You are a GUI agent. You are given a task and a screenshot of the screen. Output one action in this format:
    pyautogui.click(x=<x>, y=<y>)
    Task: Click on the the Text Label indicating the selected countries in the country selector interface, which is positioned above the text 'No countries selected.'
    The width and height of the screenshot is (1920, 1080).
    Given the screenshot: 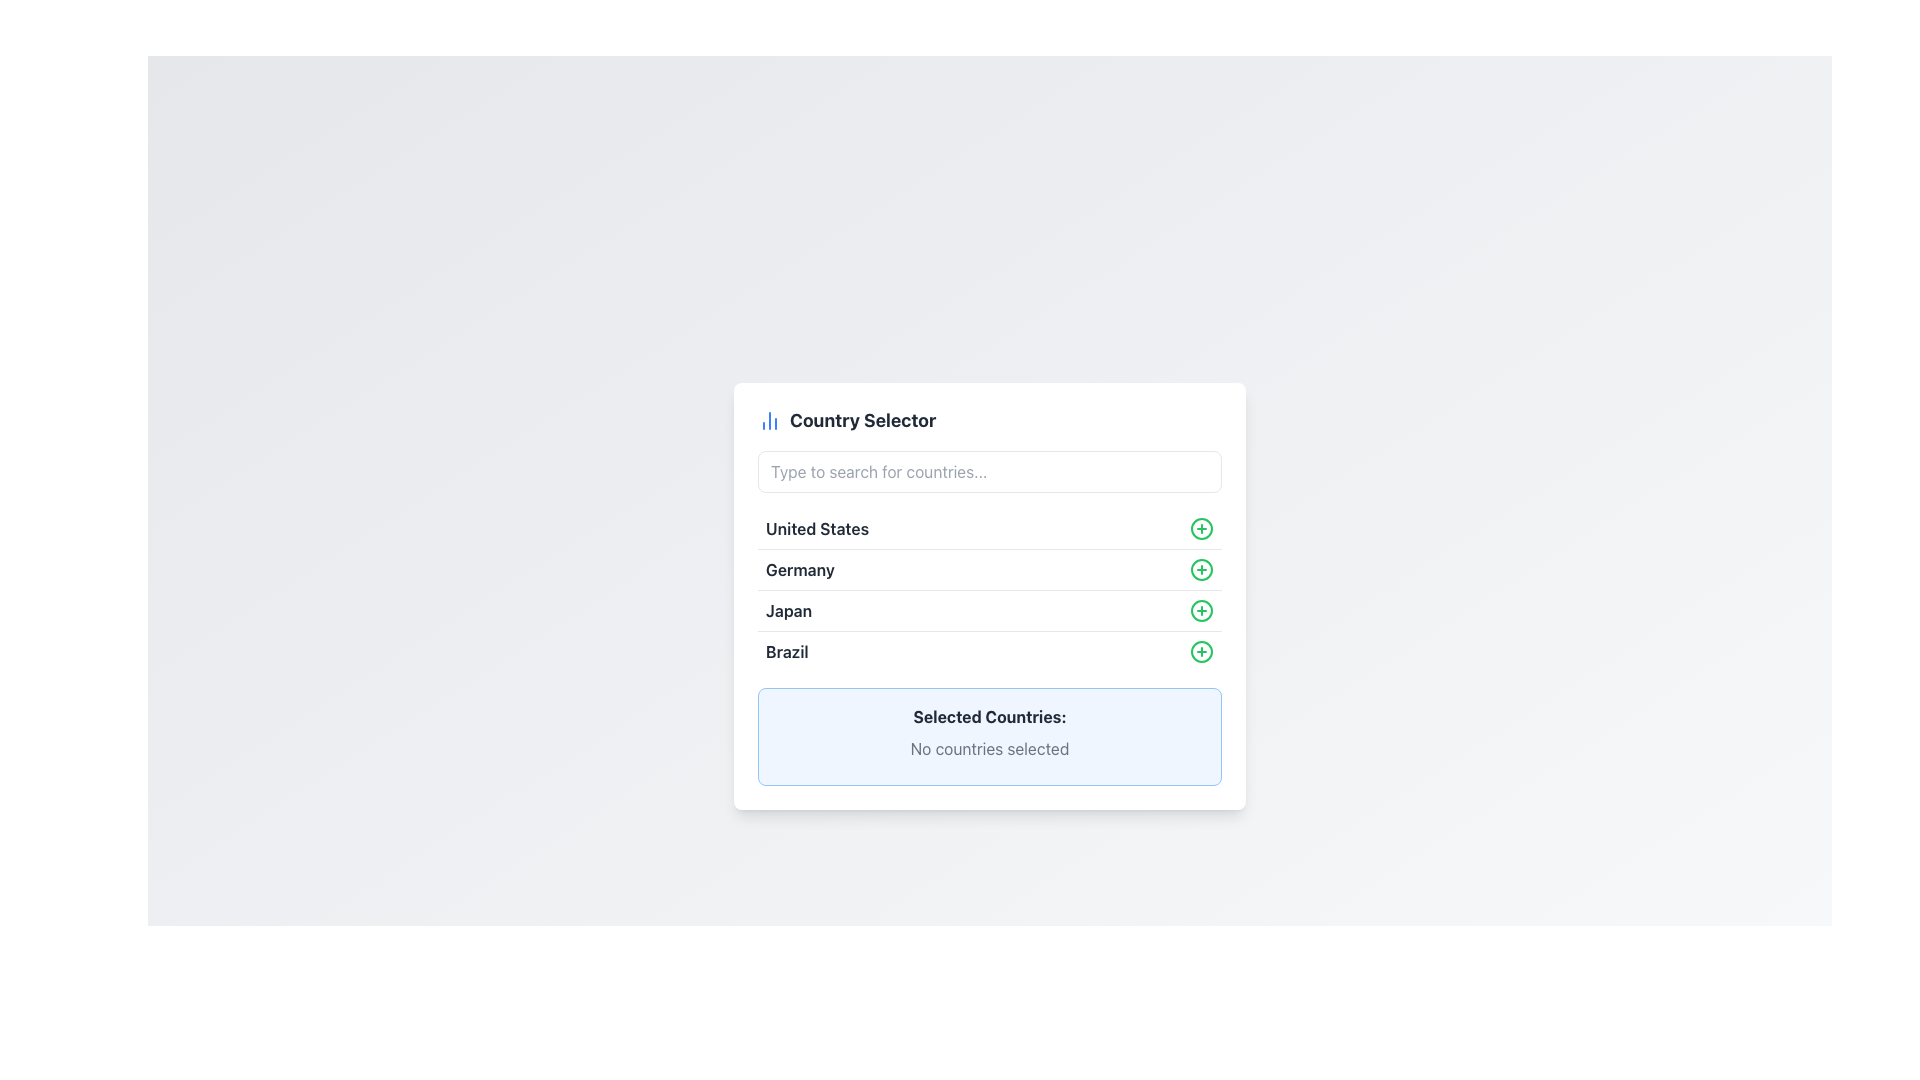 What is the action you would take?
    pyautogui.click(x=989, y=715)
    